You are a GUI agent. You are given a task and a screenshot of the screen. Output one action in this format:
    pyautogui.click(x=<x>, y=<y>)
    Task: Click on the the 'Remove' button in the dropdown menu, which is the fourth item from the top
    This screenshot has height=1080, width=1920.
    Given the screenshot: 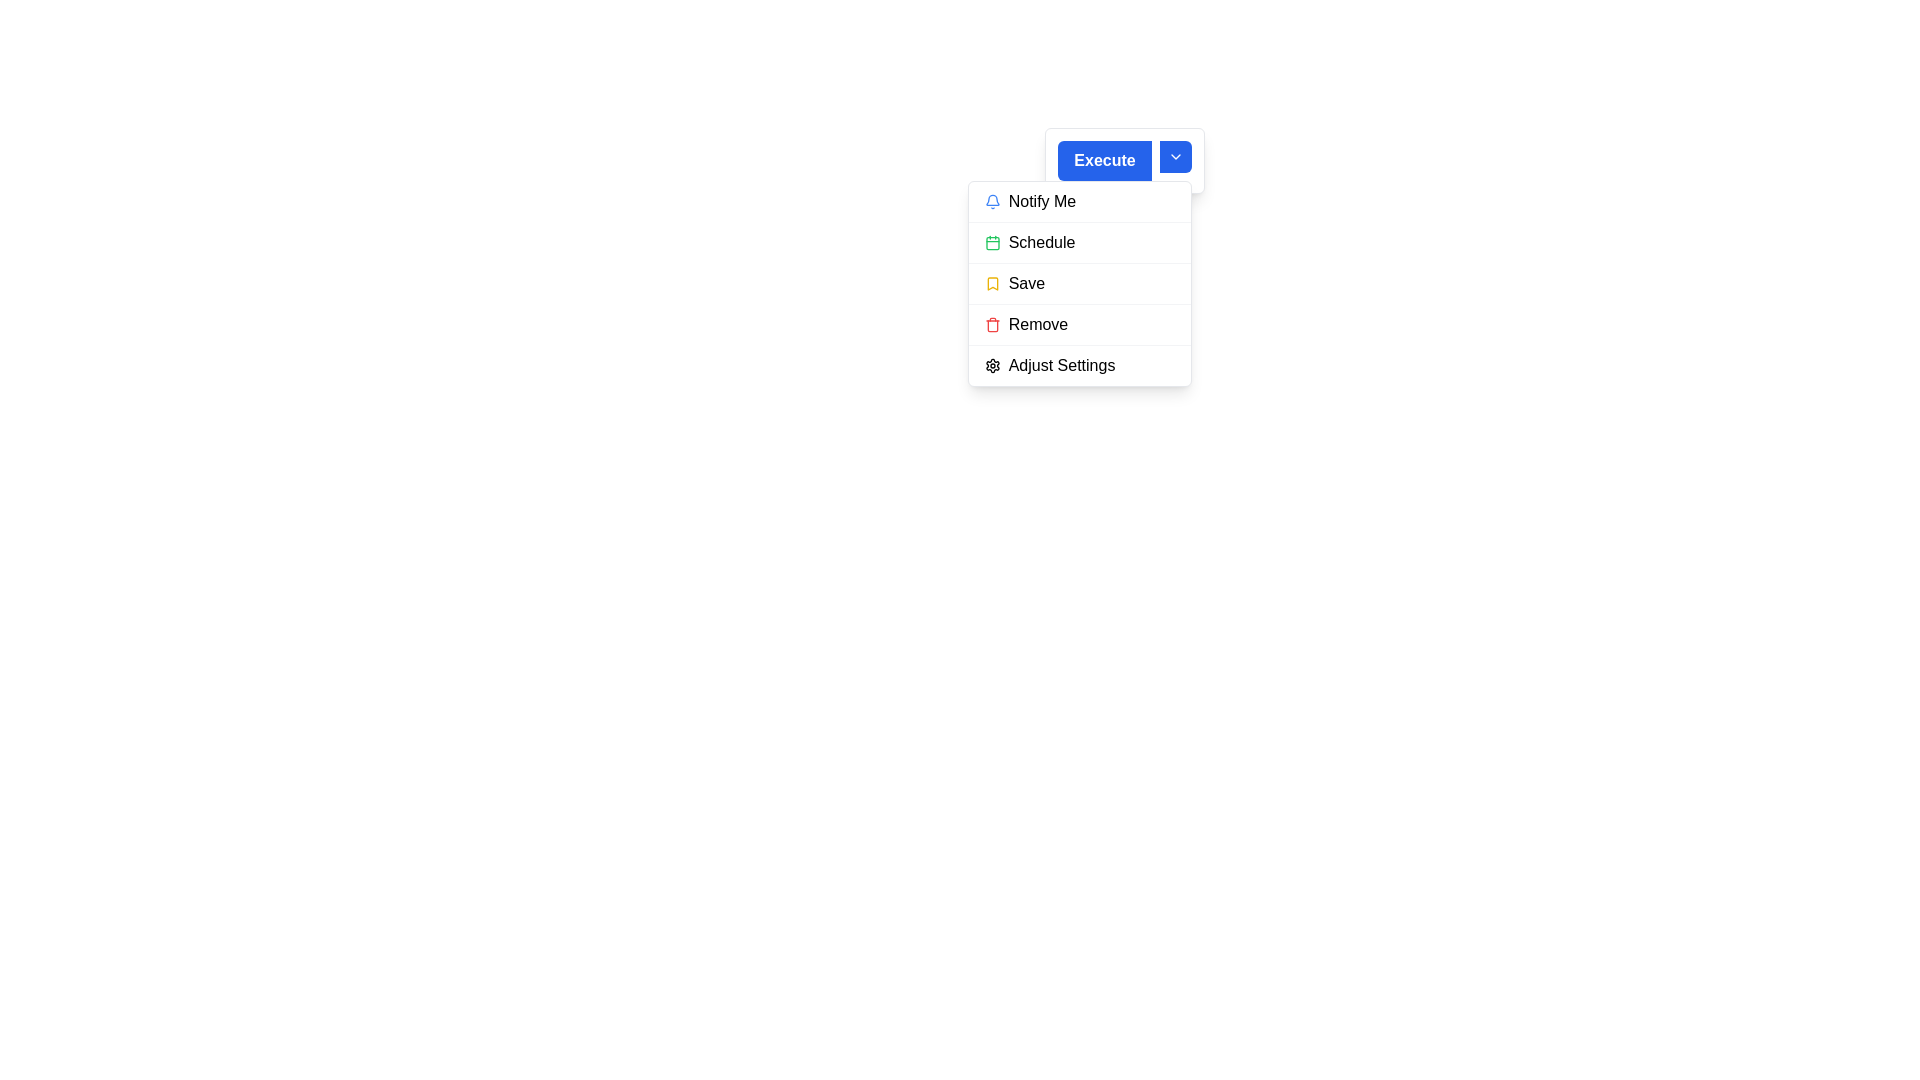 What is the action you would take?
    pyautogui.click(x=1078, y=323)
    